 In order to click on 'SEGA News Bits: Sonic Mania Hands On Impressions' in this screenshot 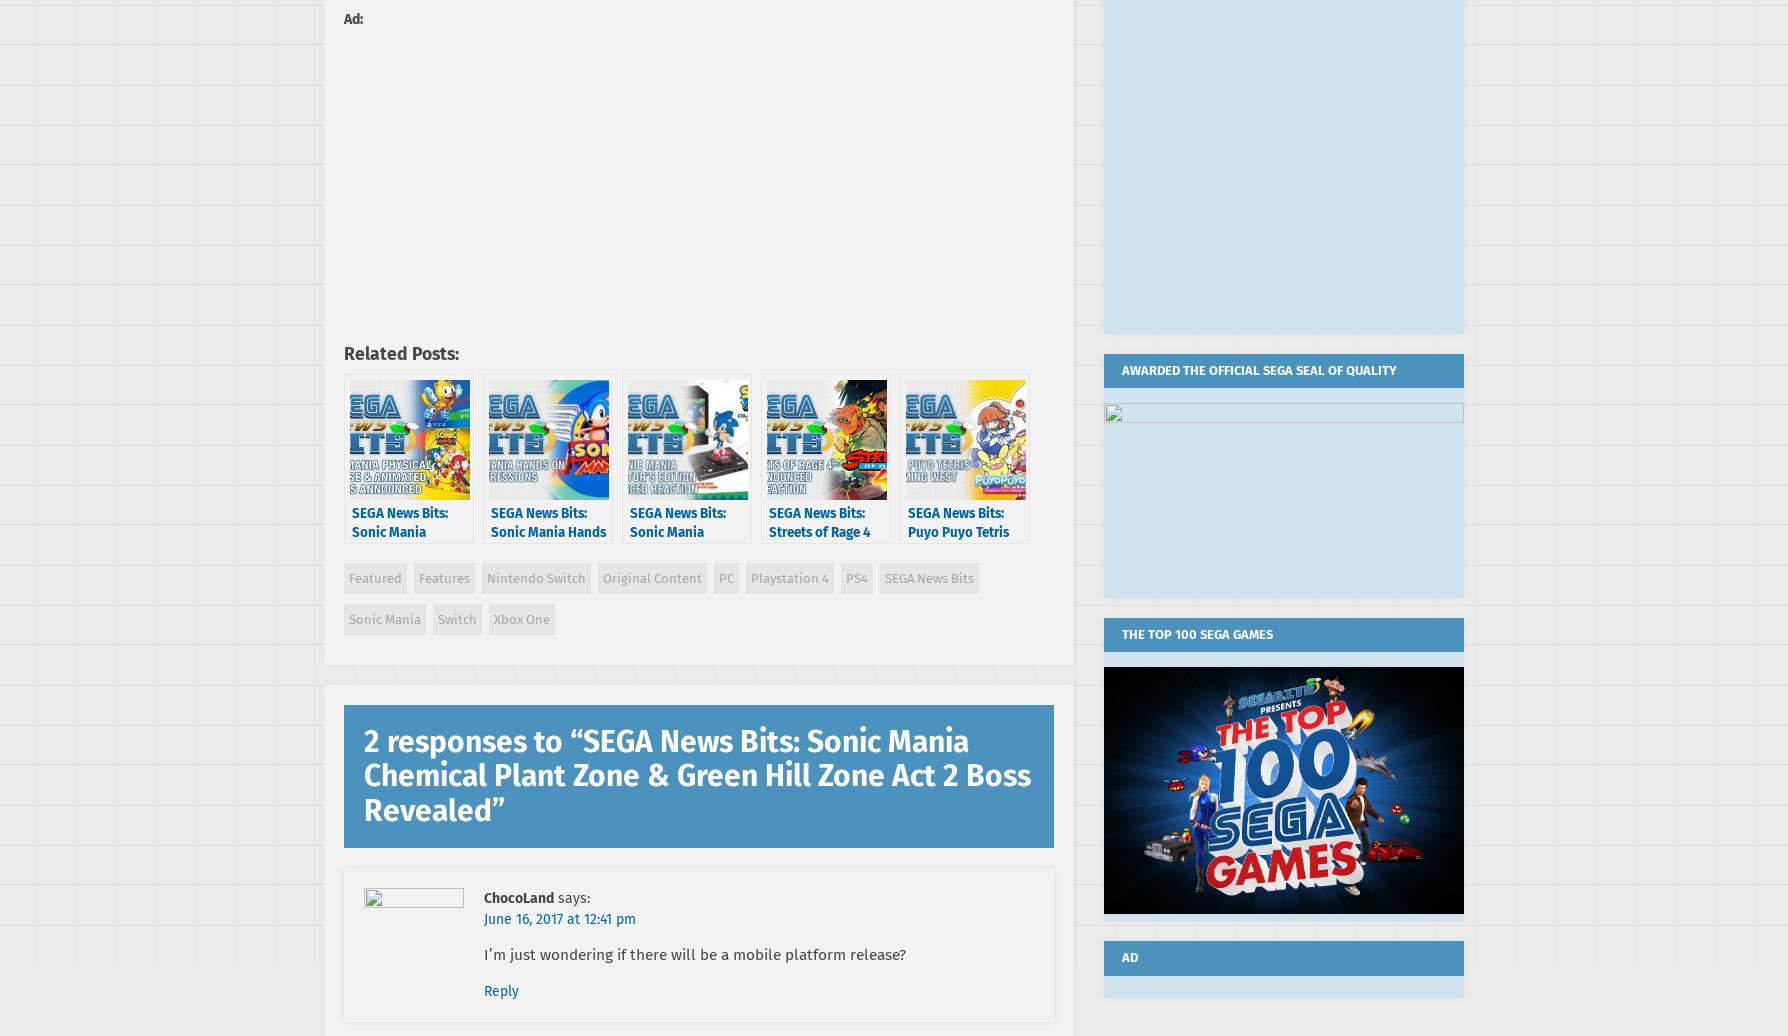, I will do `click(490, 531)`.